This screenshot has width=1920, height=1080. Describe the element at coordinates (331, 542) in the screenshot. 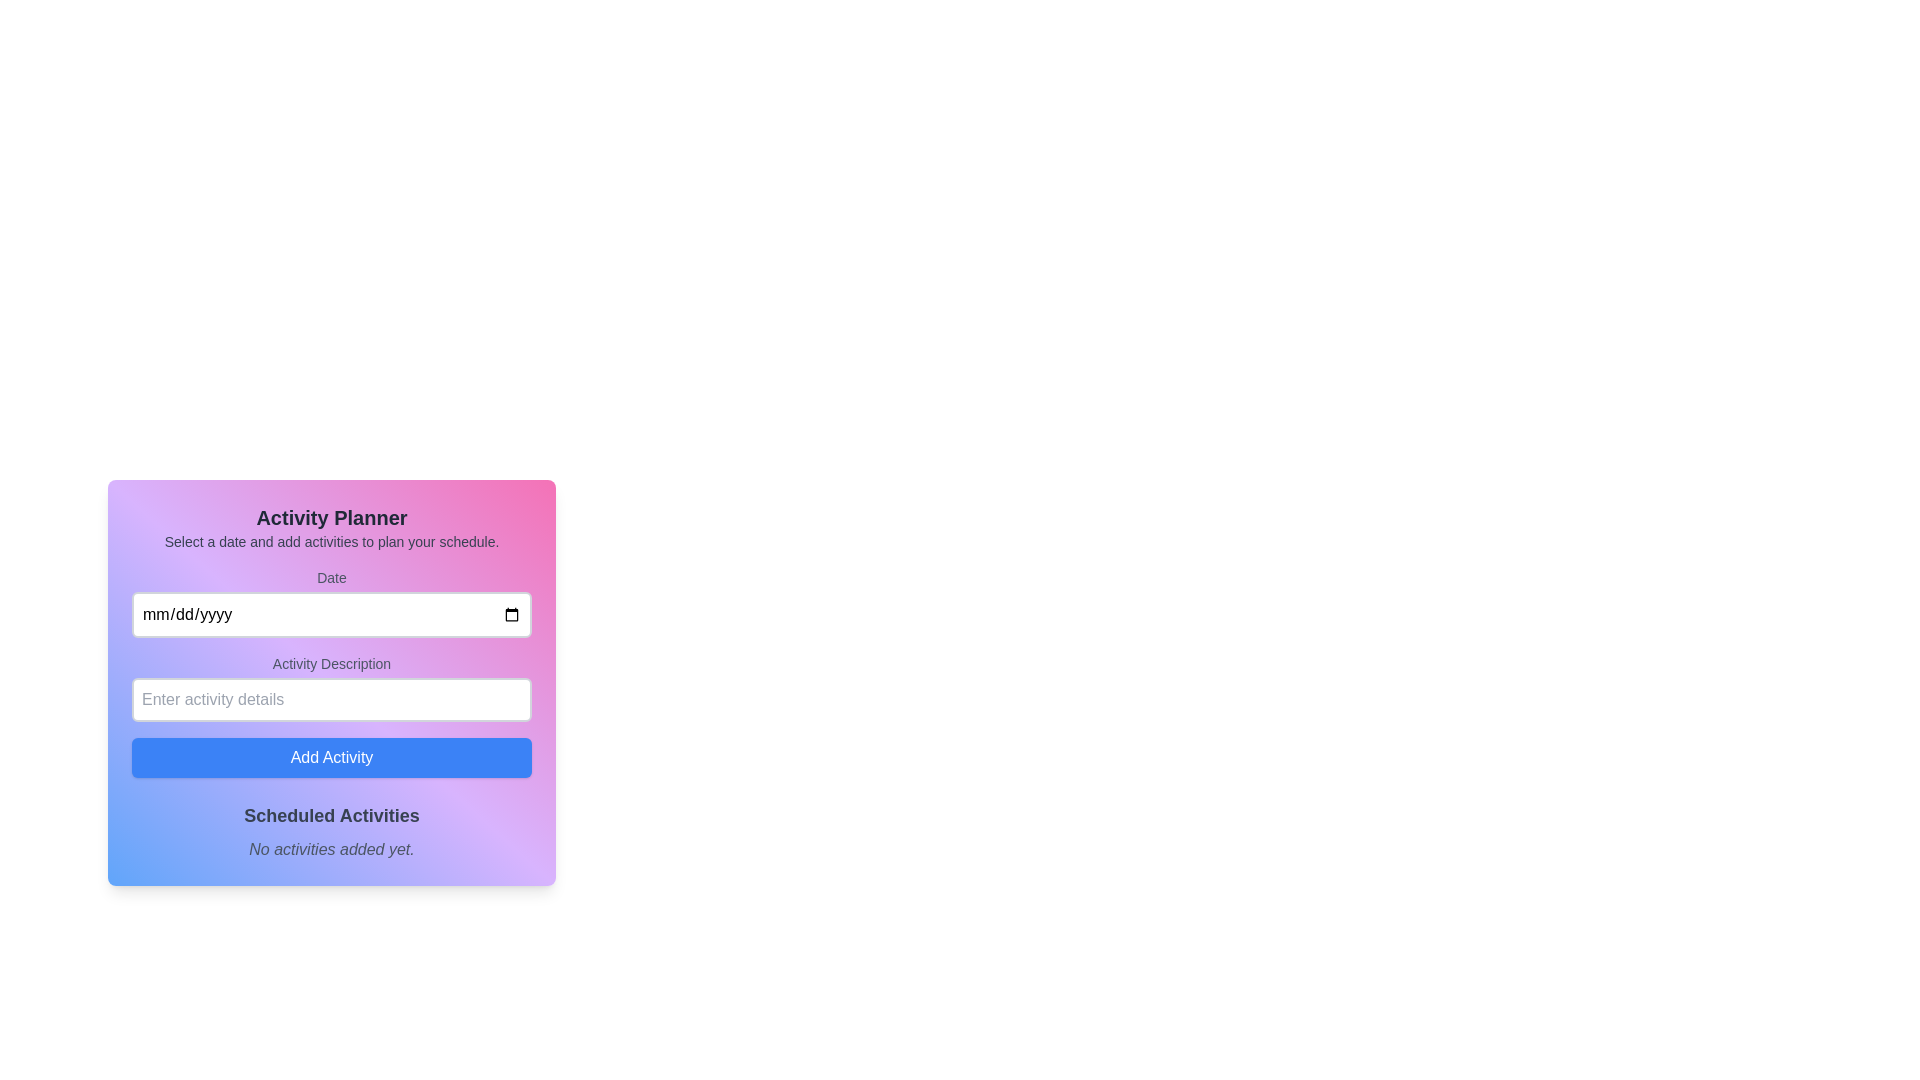

I see `the text label that reads 'Select a date and add activities to plan your schedule.' which is styled with a small gray font and is located within the 'Activity Planner' card` at that location.